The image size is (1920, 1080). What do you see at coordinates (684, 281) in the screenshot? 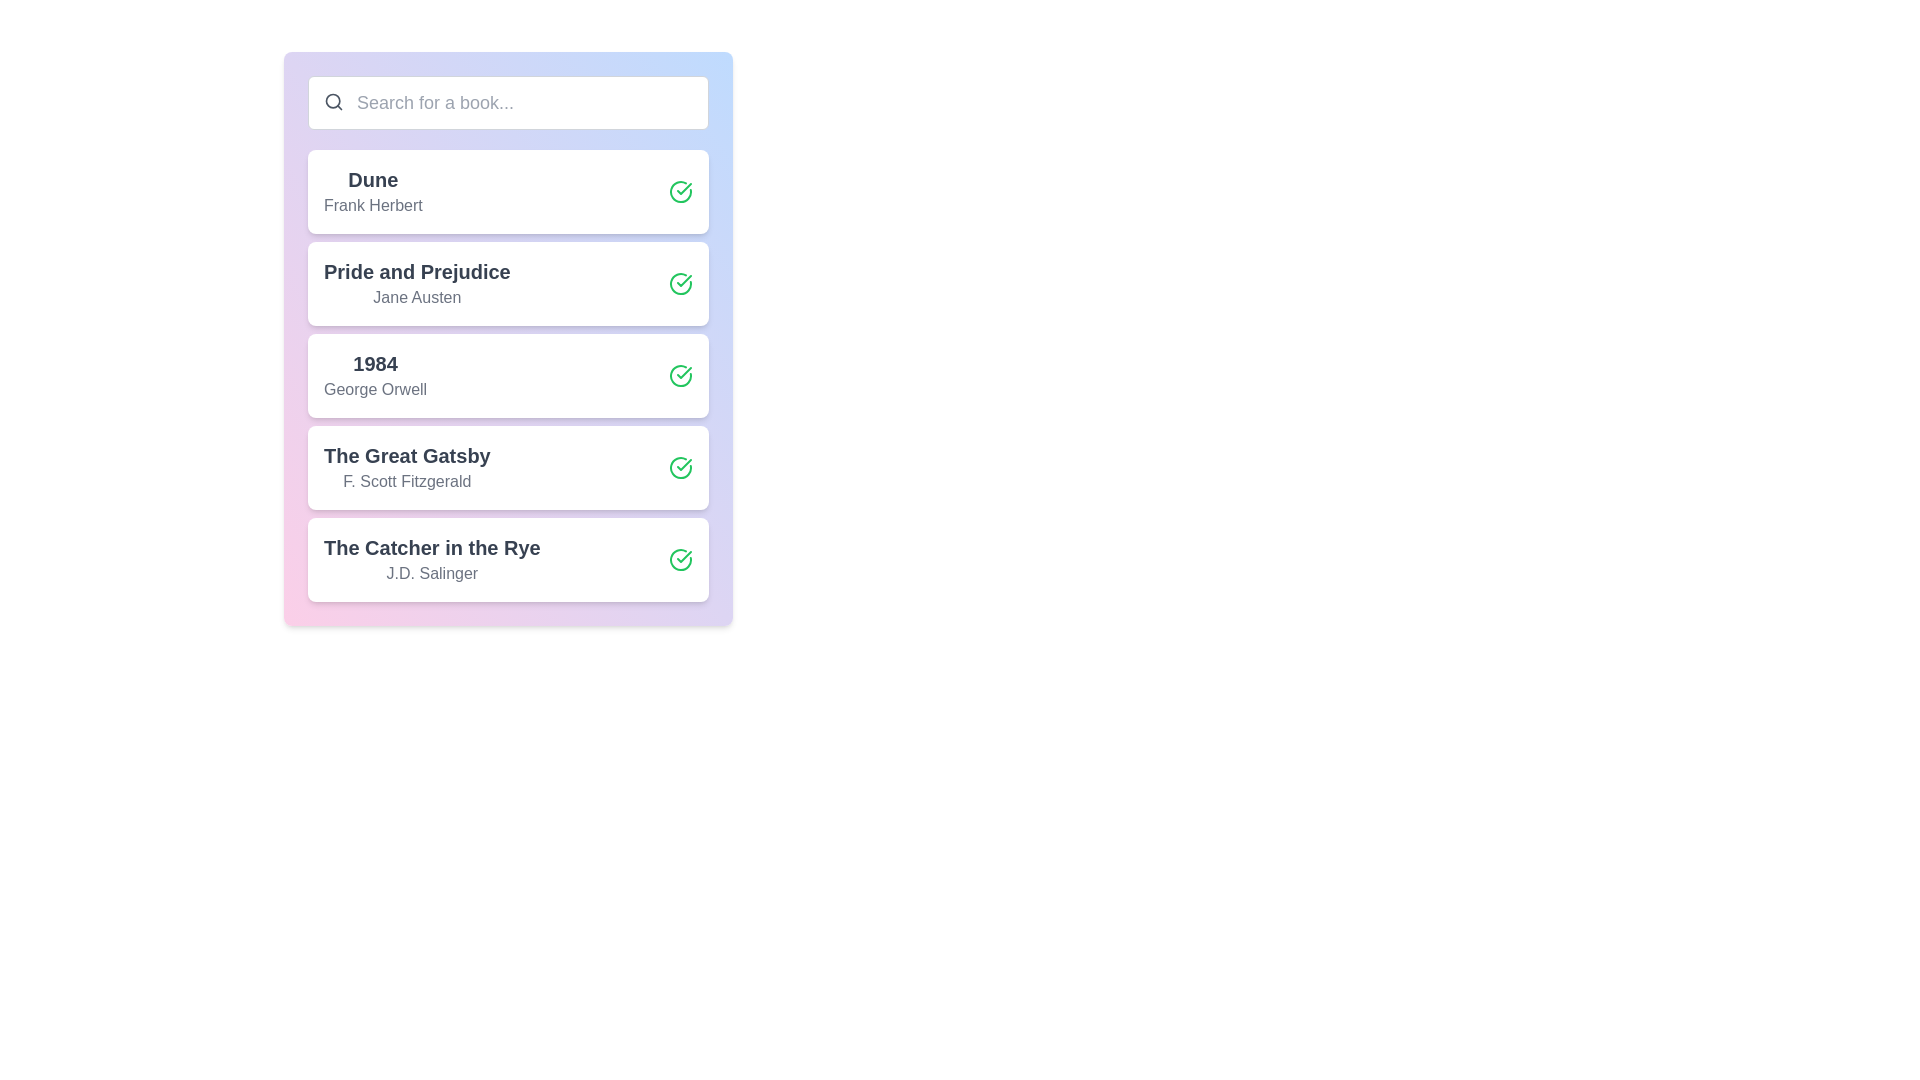
I see `the green checkmark icon associated with 'Pride and Prejudice' by Jane Austen, located on the right side of the second list entry` at bounding box center [684, 281].